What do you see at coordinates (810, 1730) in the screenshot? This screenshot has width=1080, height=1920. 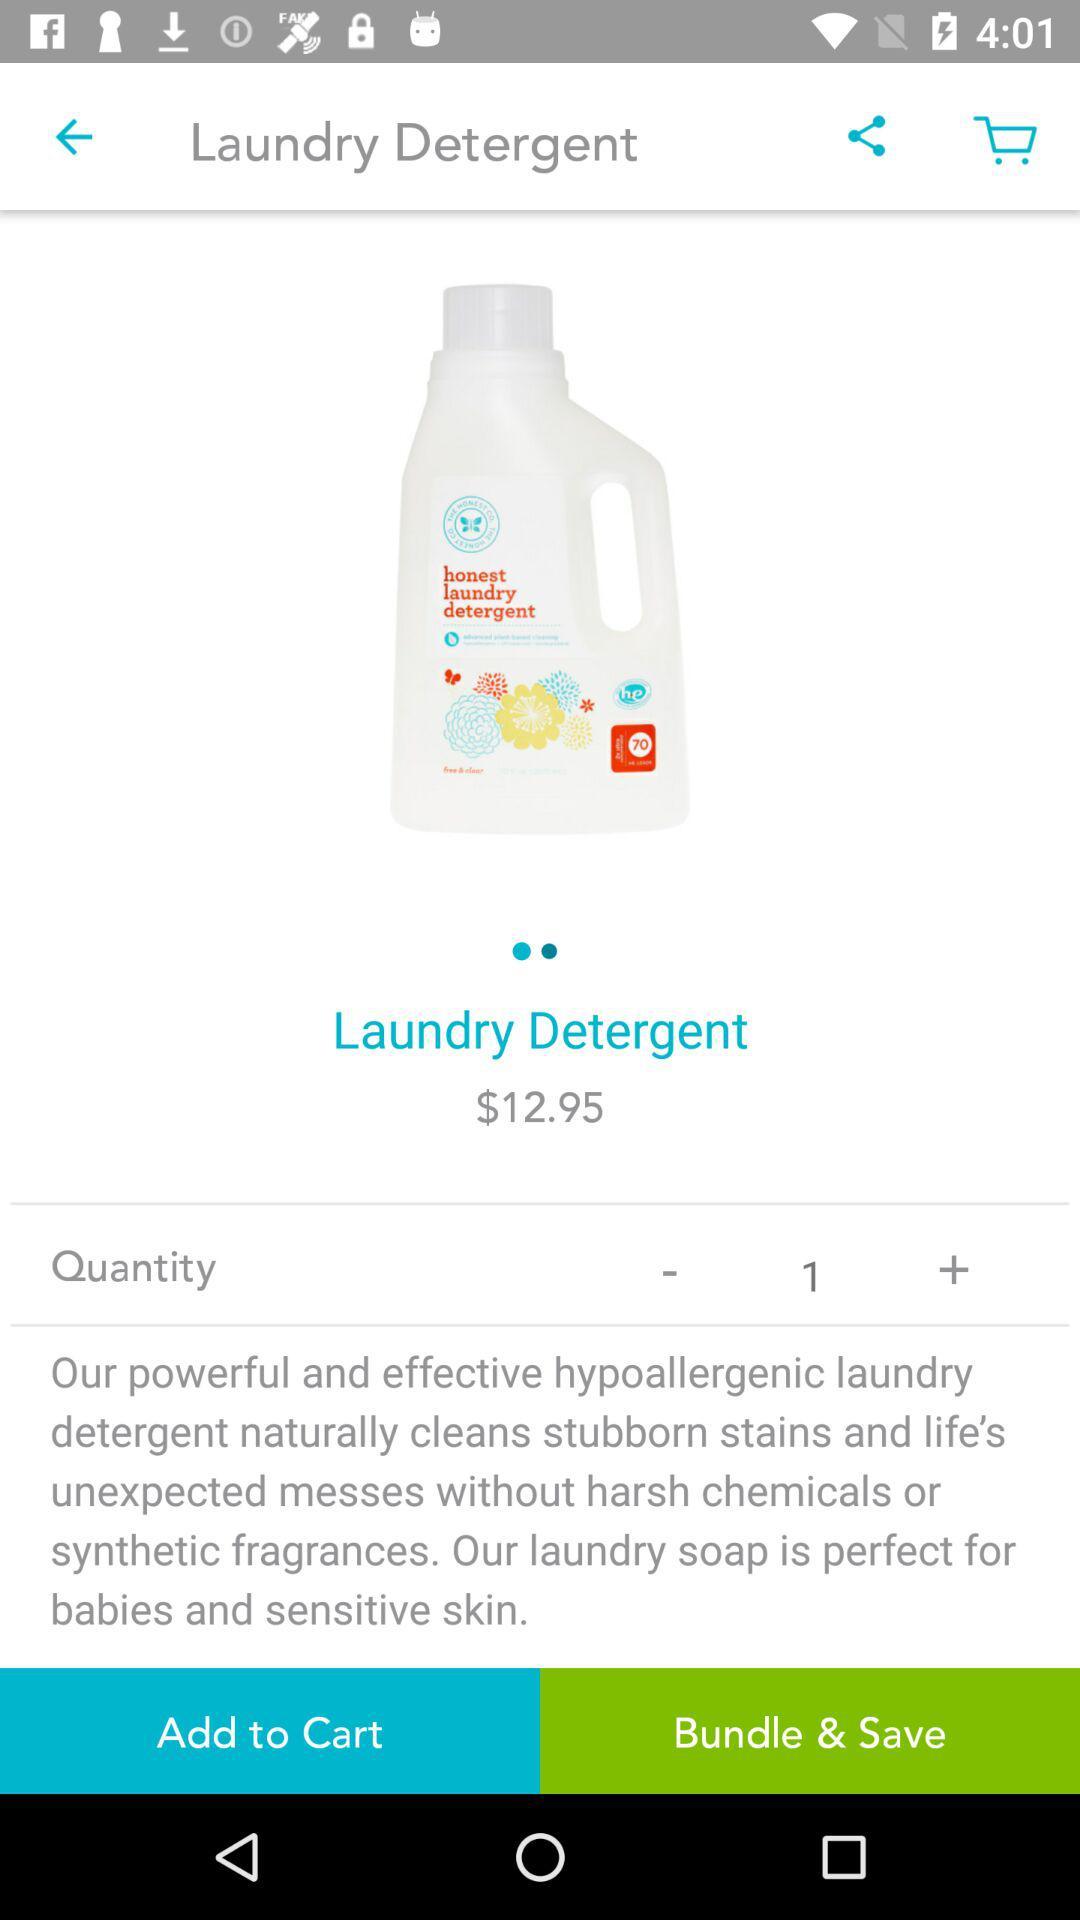 I see `bundle & save` at bounding box center [810, 1730].